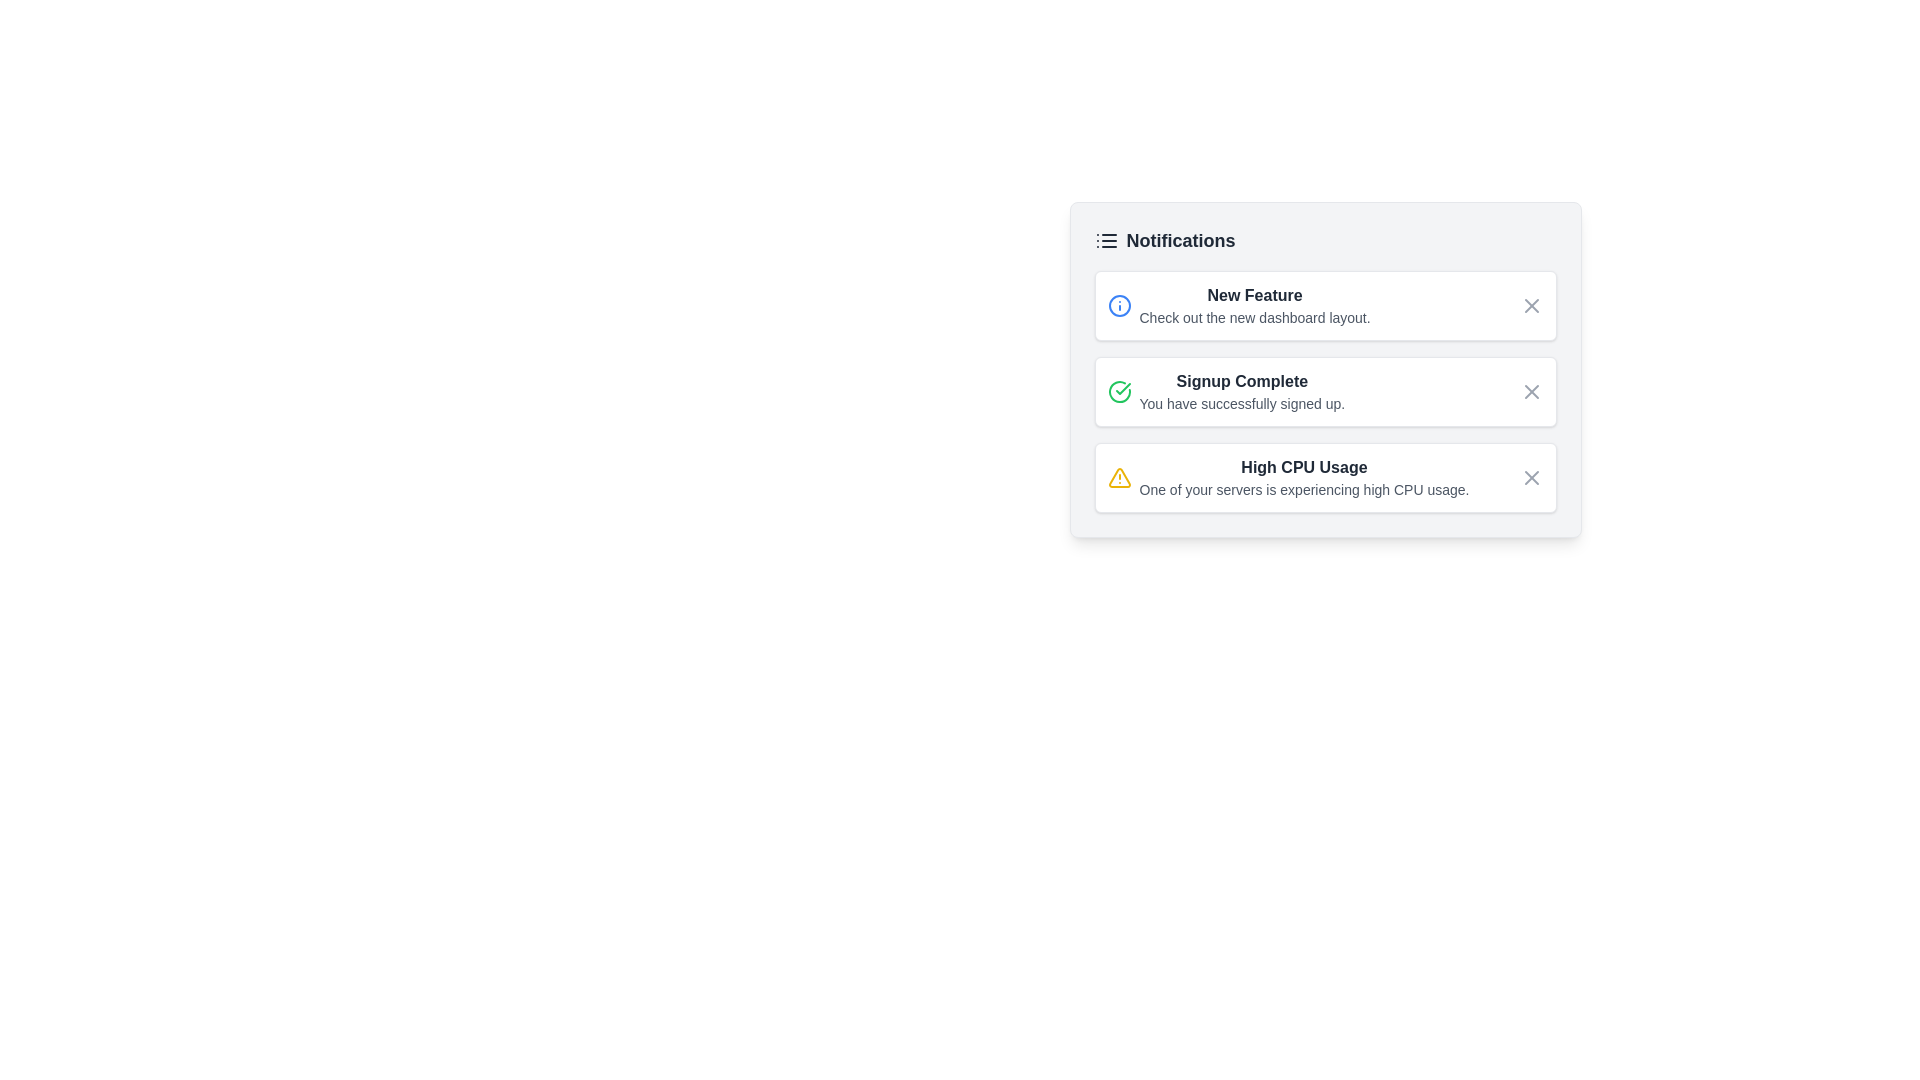 The image size is (1920, 1080). I want to click on the warning icon indicating high CPU usage, which is the third item in the list of notifications, located to the left of the notification text 'High CPU Usage', so click(1118, 478).